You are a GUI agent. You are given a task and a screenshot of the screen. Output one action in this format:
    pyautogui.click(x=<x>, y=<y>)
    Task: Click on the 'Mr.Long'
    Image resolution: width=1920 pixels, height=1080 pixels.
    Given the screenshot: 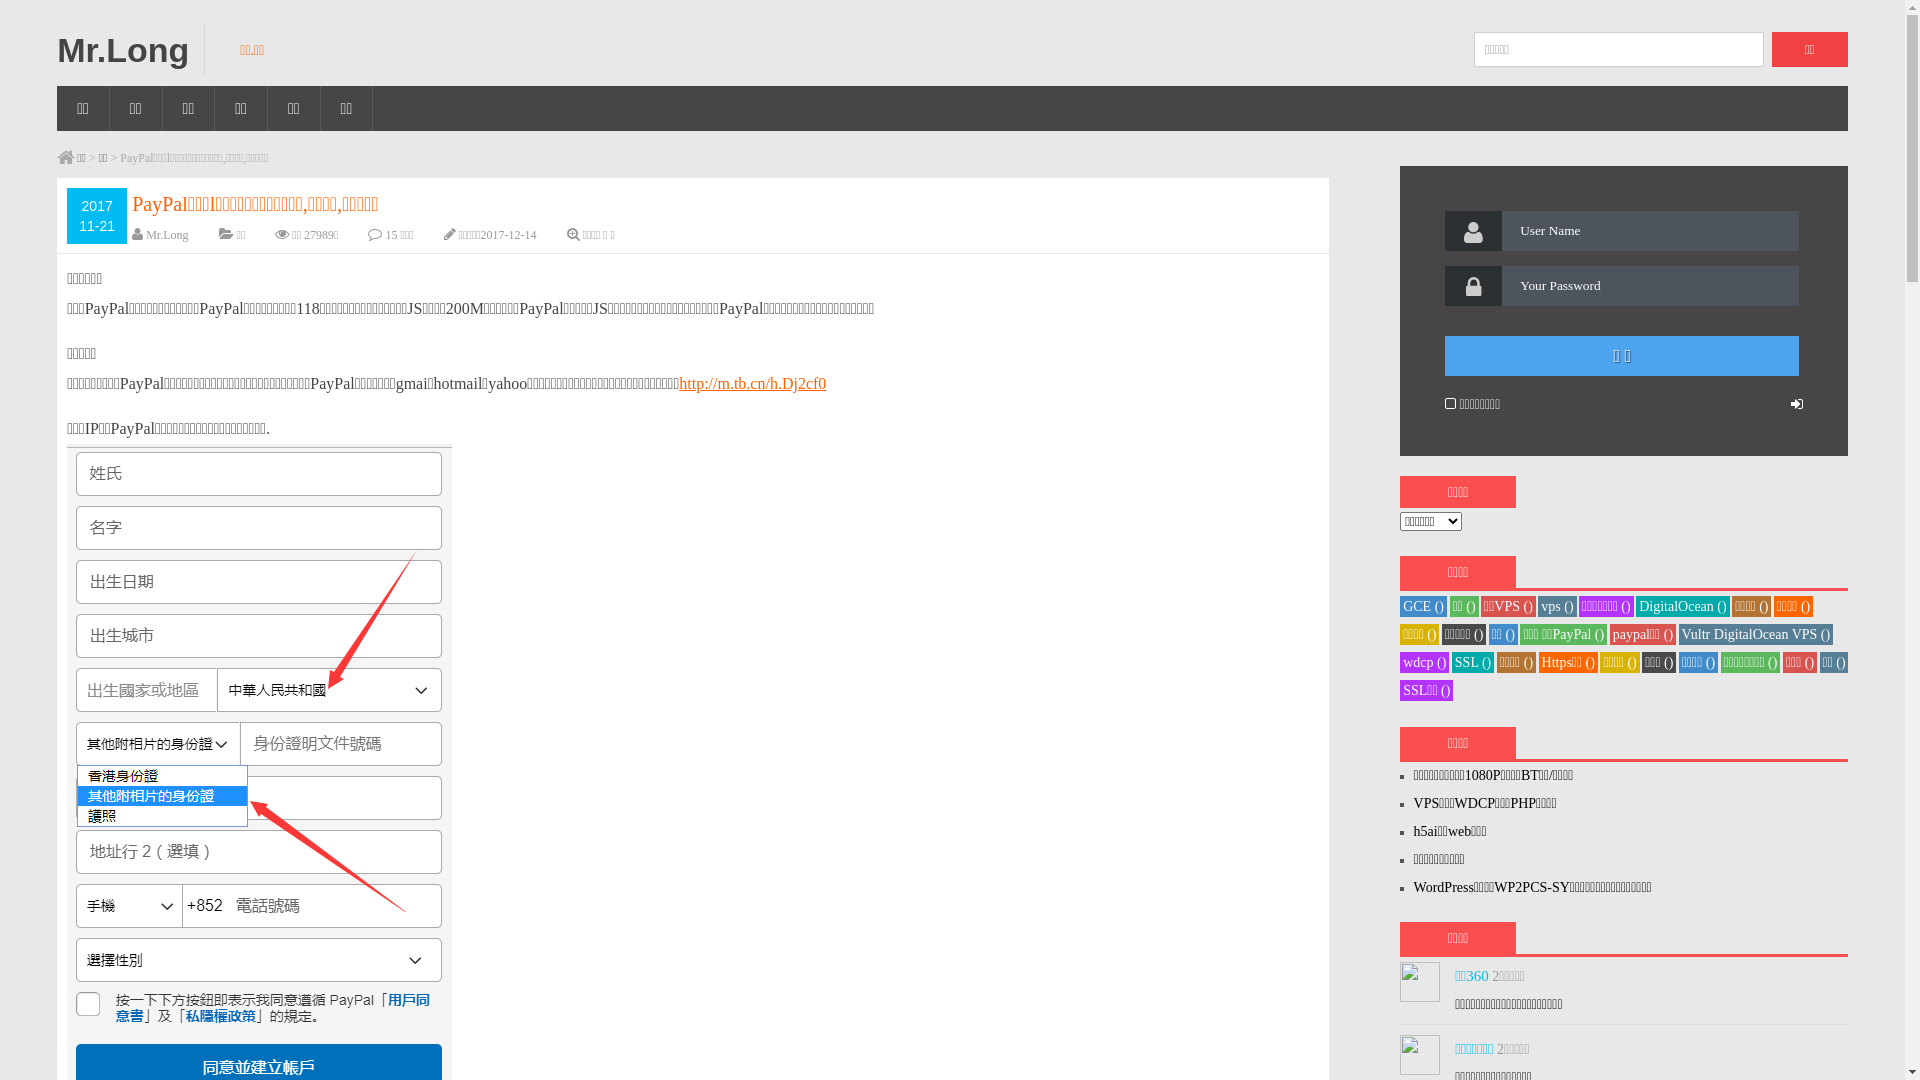 What is the action you would take?
    pyautogui.click(x=57, y=49)
    